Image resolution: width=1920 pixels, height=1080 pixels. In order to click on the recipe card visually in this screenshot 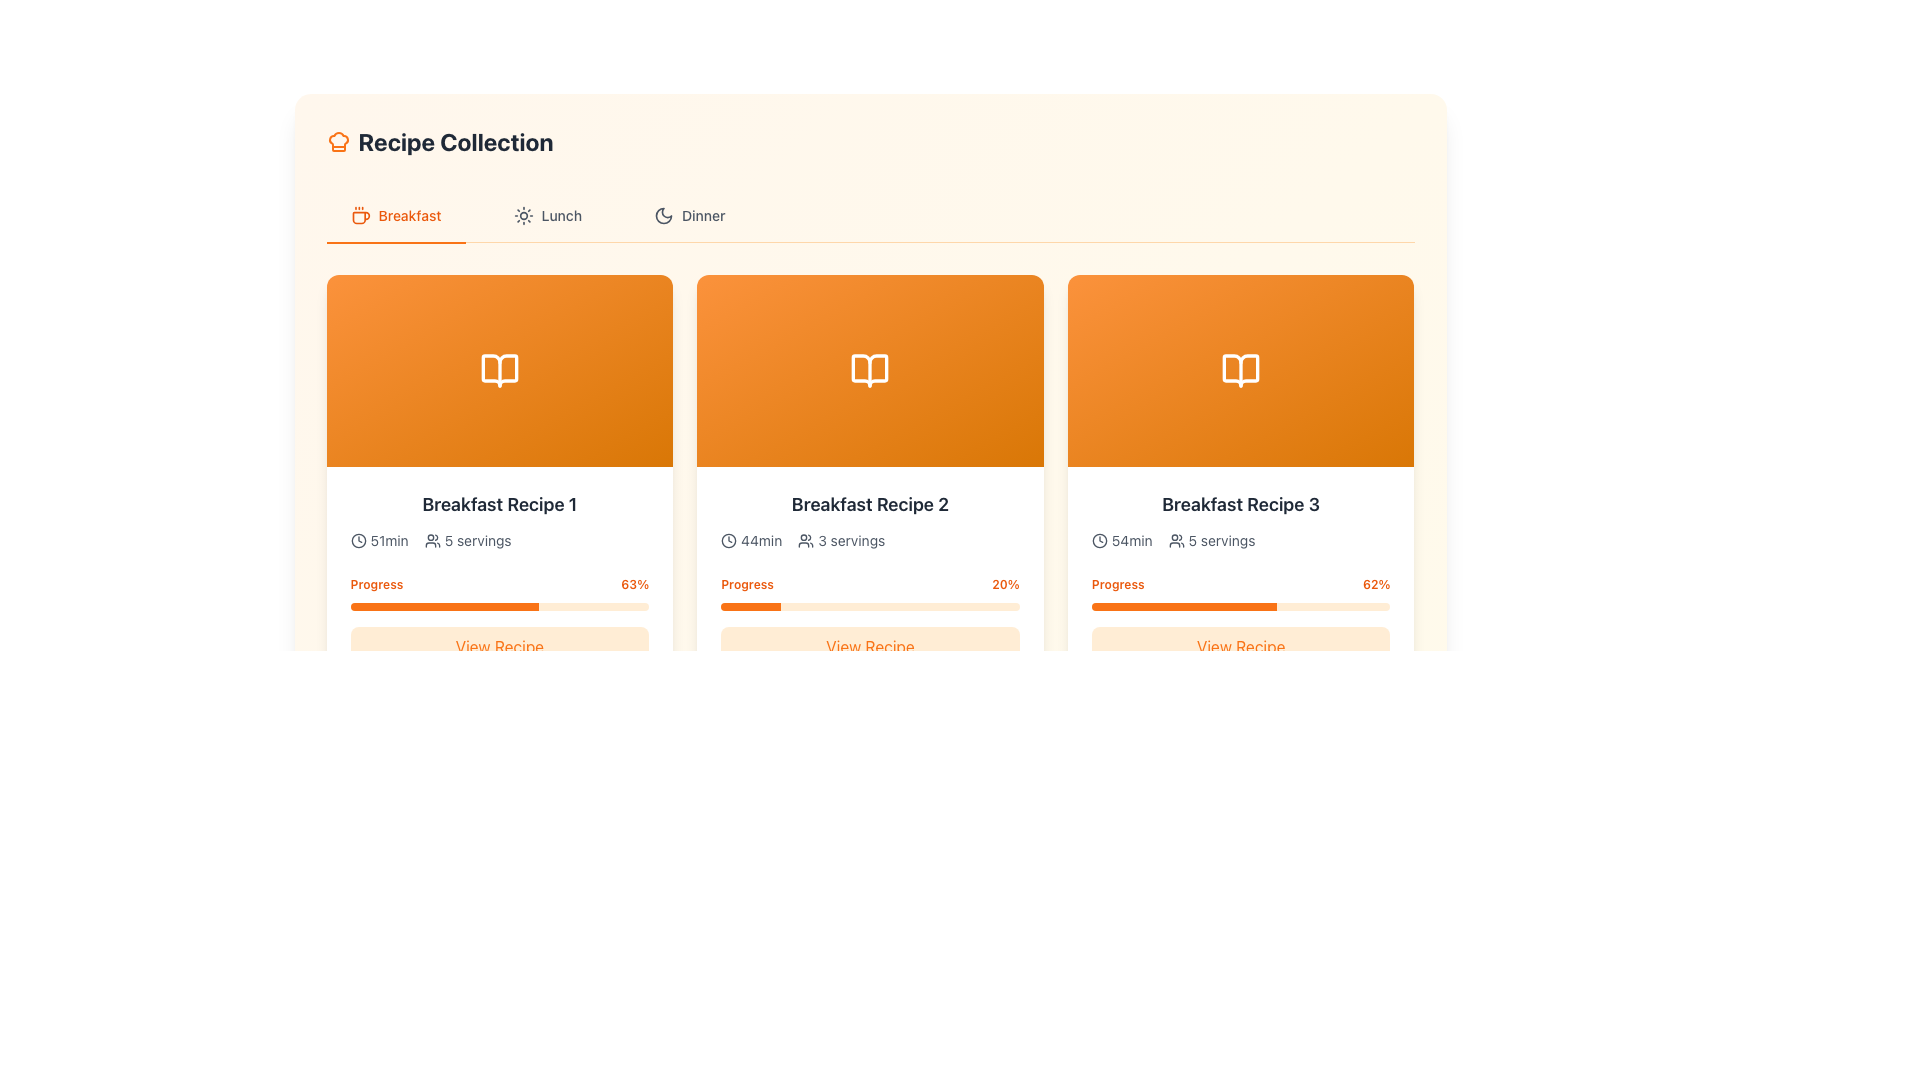, I will do `click(499, 370)`.